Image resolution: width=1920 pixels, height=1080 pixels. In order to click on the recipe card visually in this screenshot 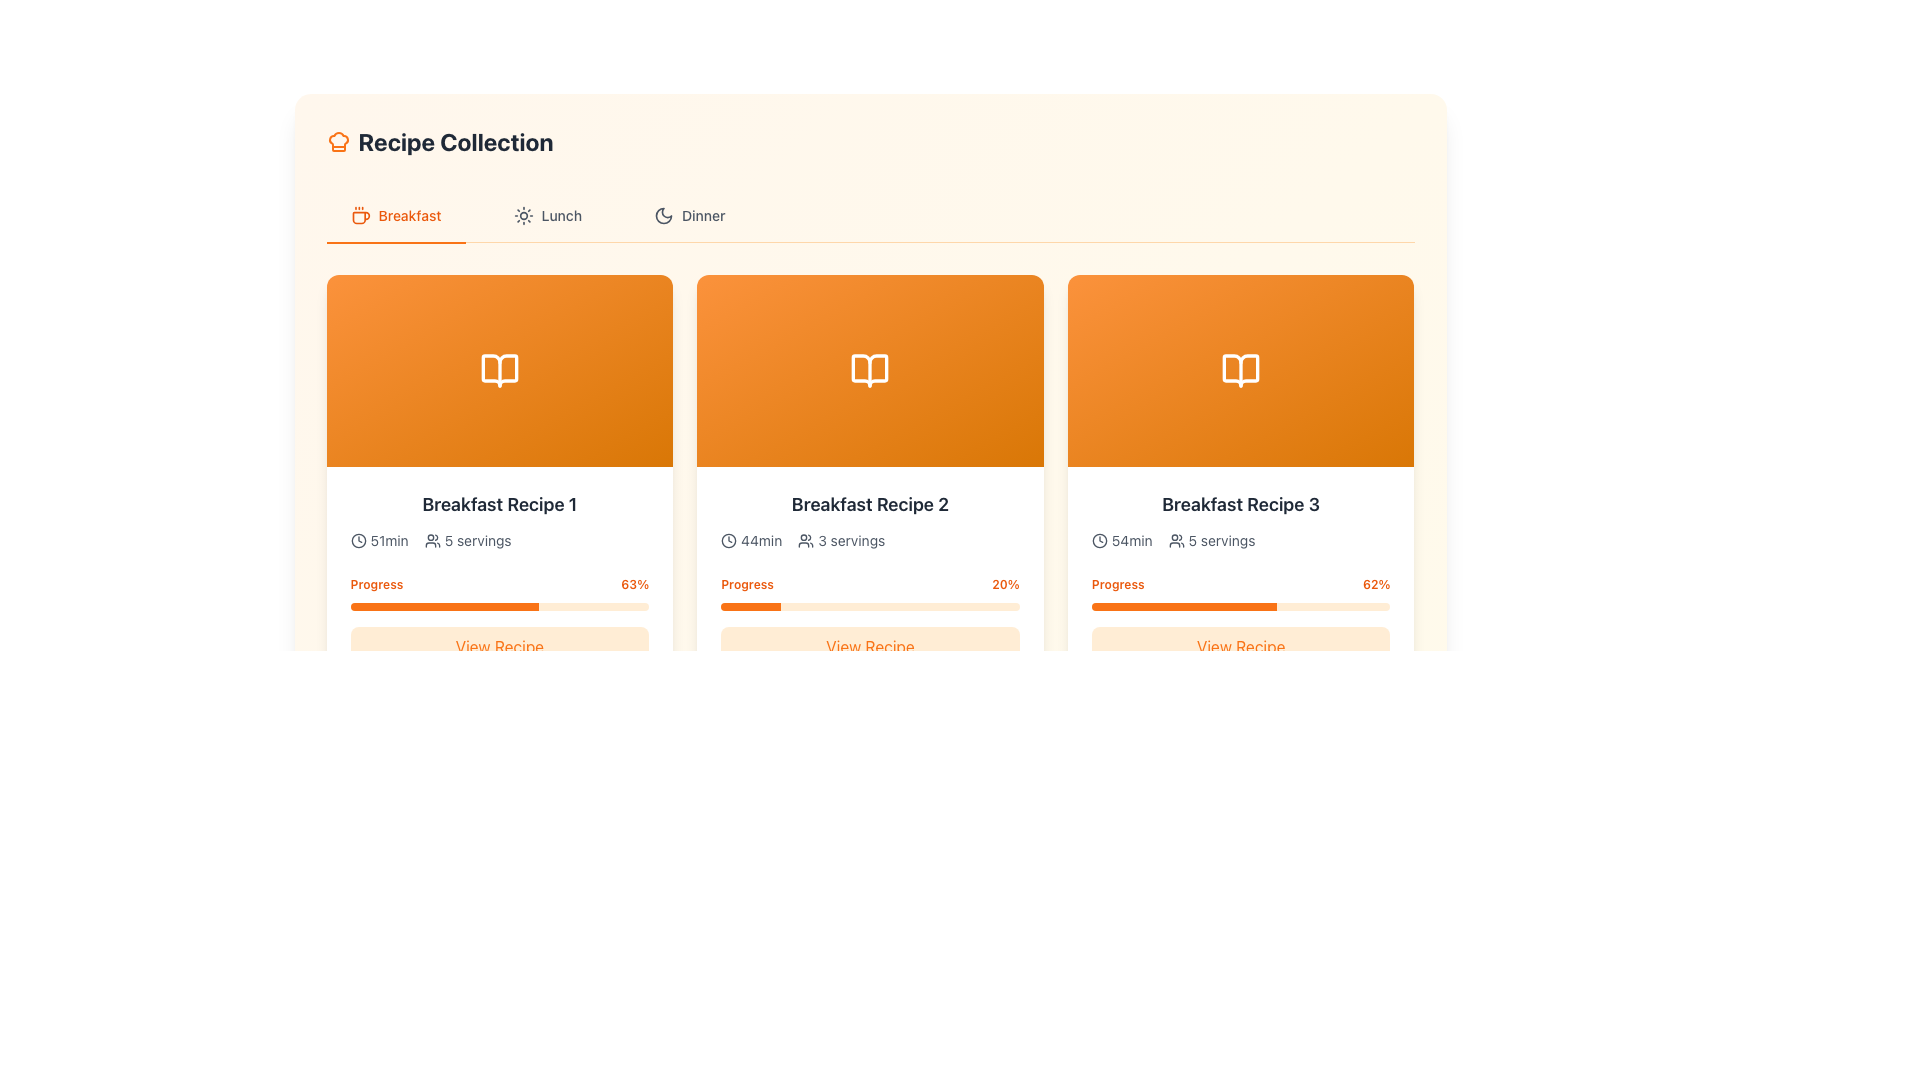, I will do `click(499, 370)`.